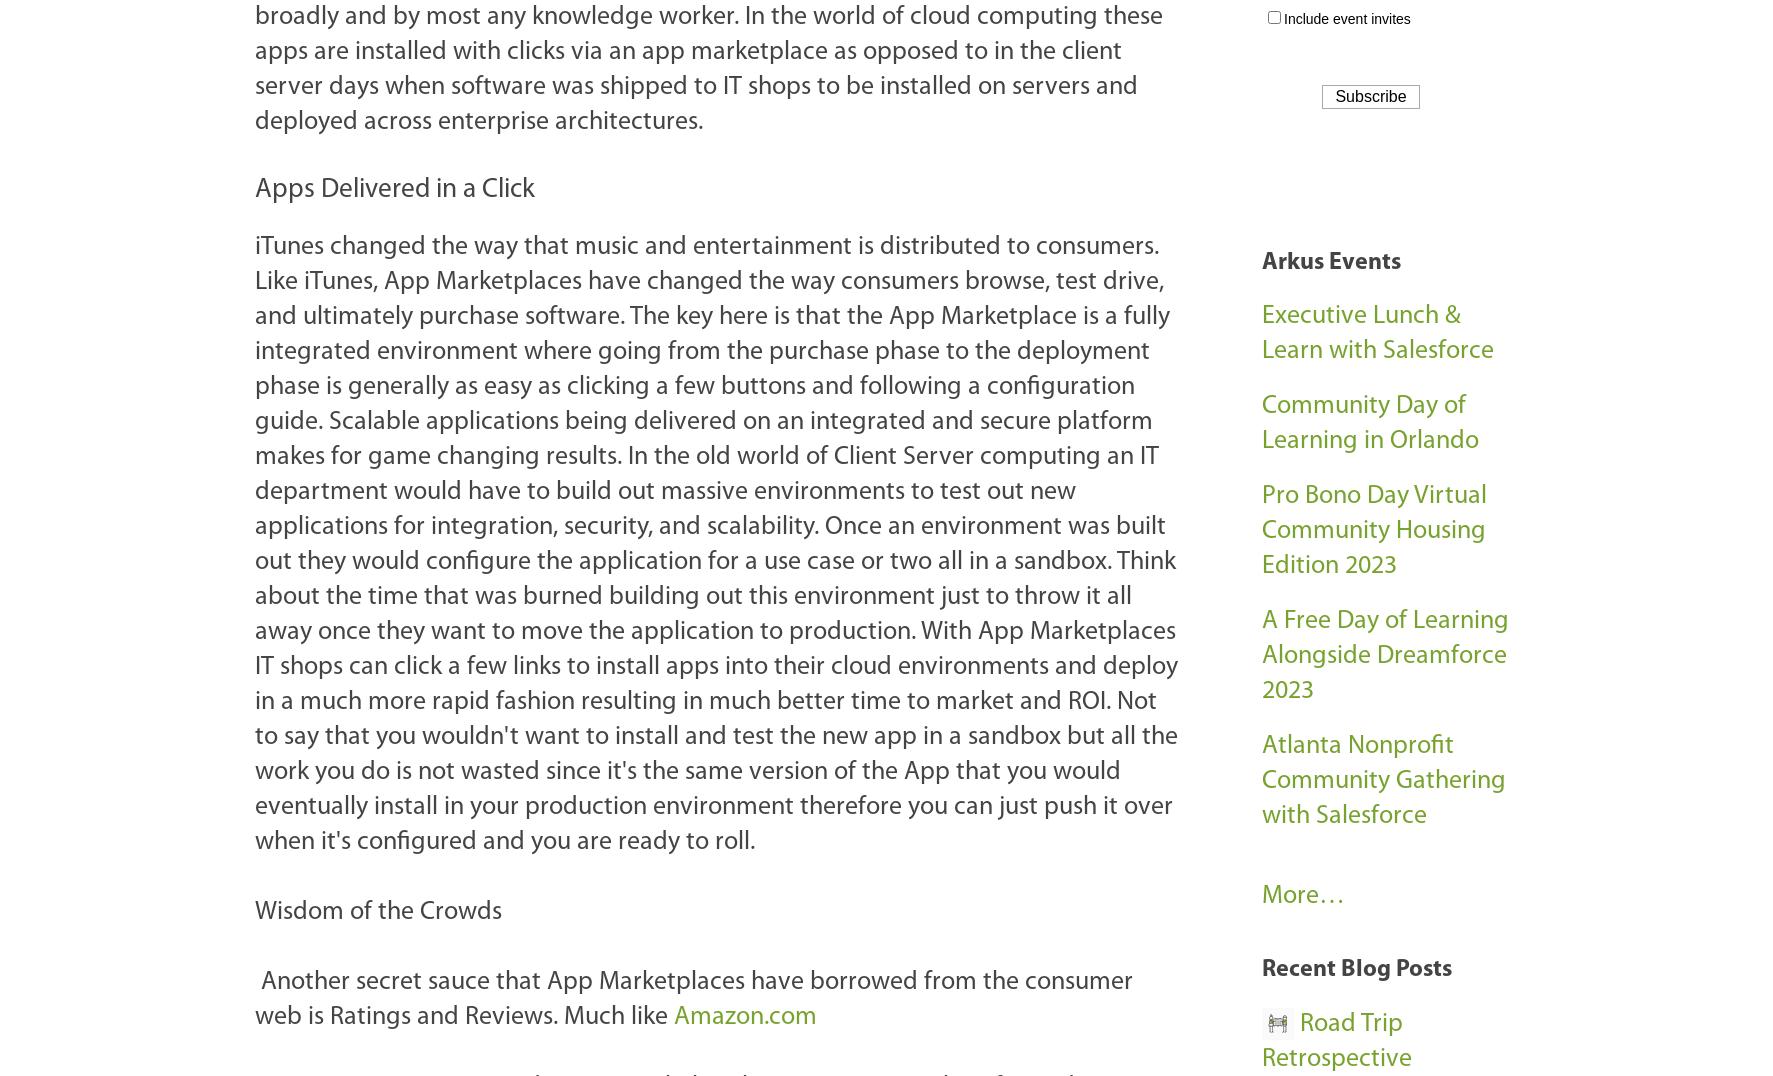 The width and height of the screenshot is (1773, 1076). What do you see at coordinates (1370, 424) in the screenshot?
I see `'Community Day of Learning in Orlando'` at bounding box center [1370, 424].